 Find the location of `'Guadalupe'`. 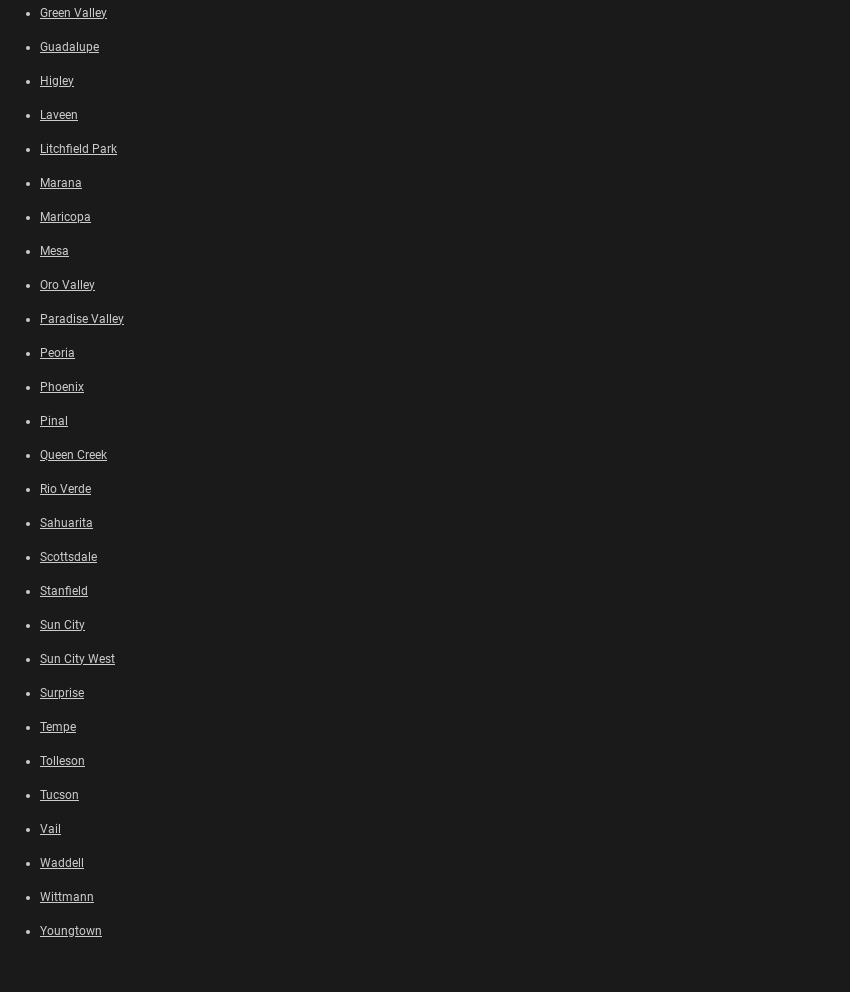

'Guadalupe' is located at coordinates (69, 46).